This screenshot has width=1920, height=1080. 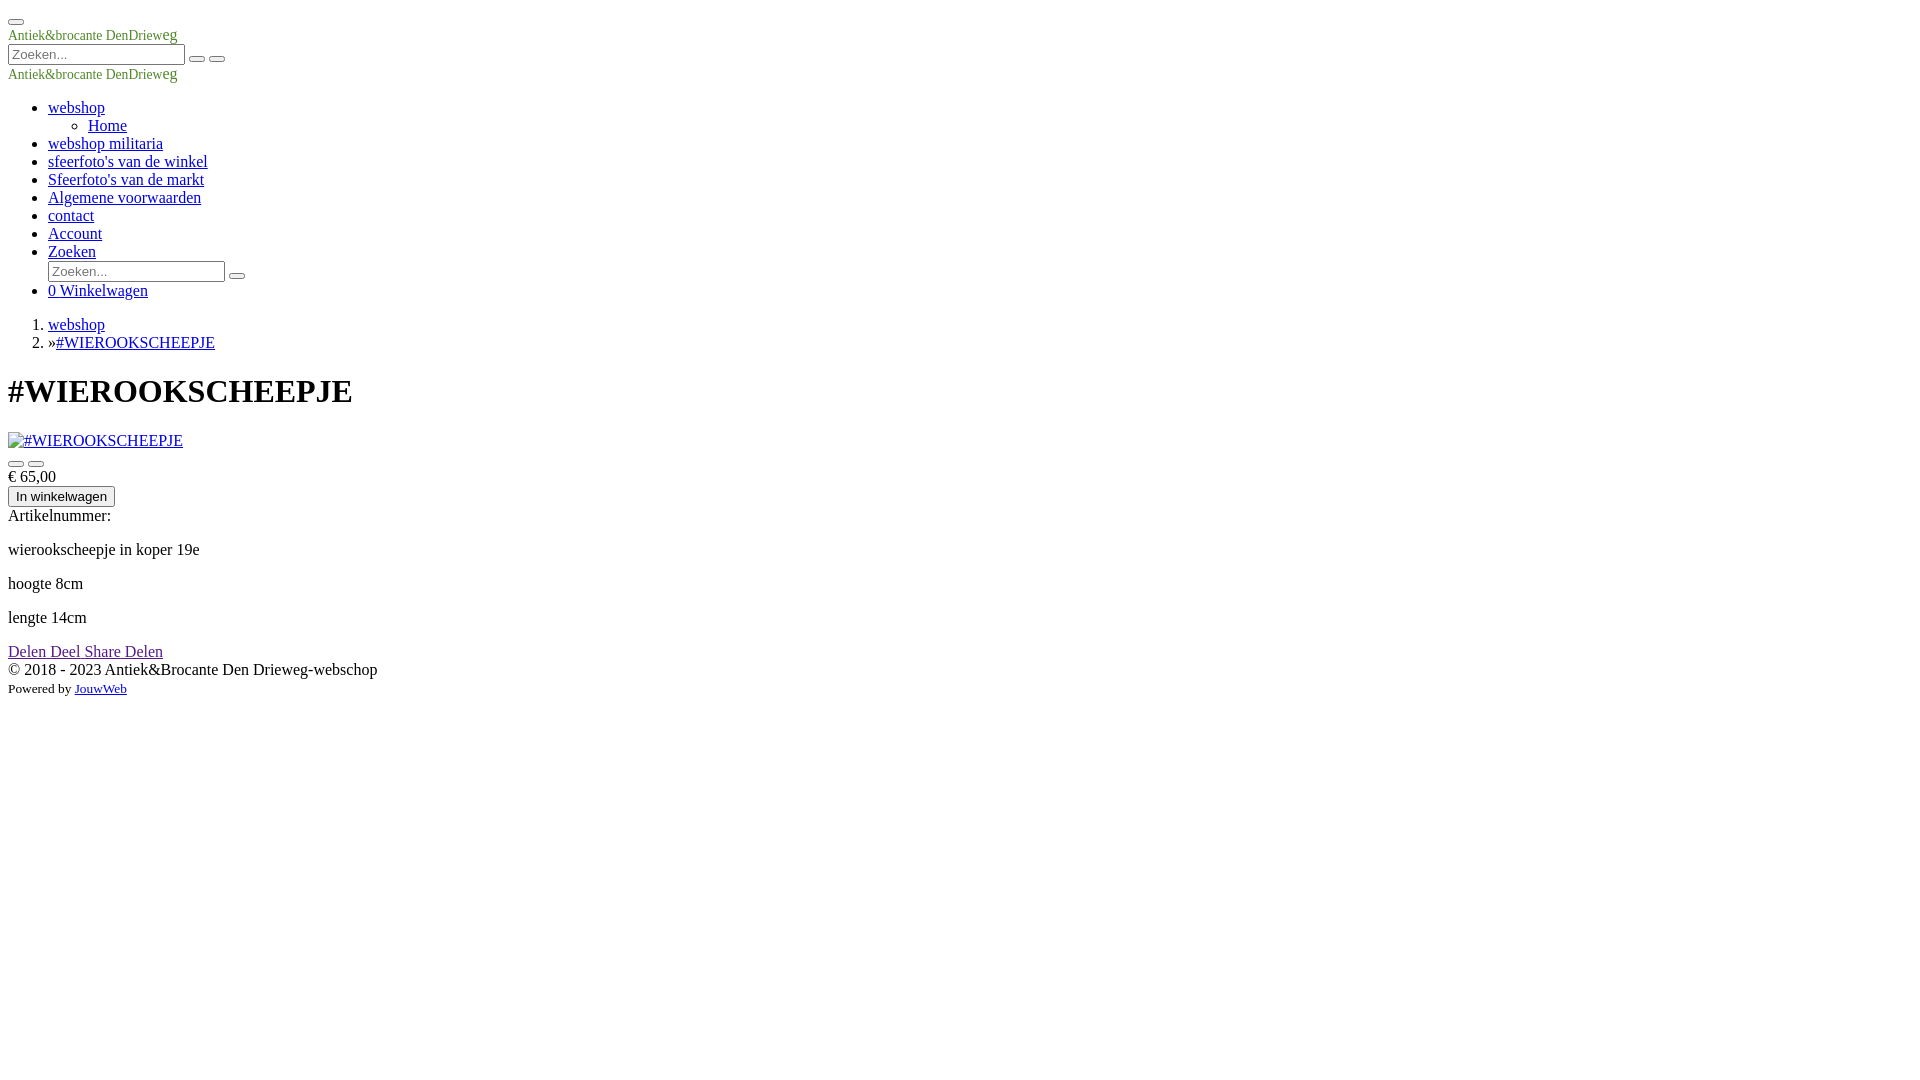 I want to click on 'Deel', so click(x=67, y=651).